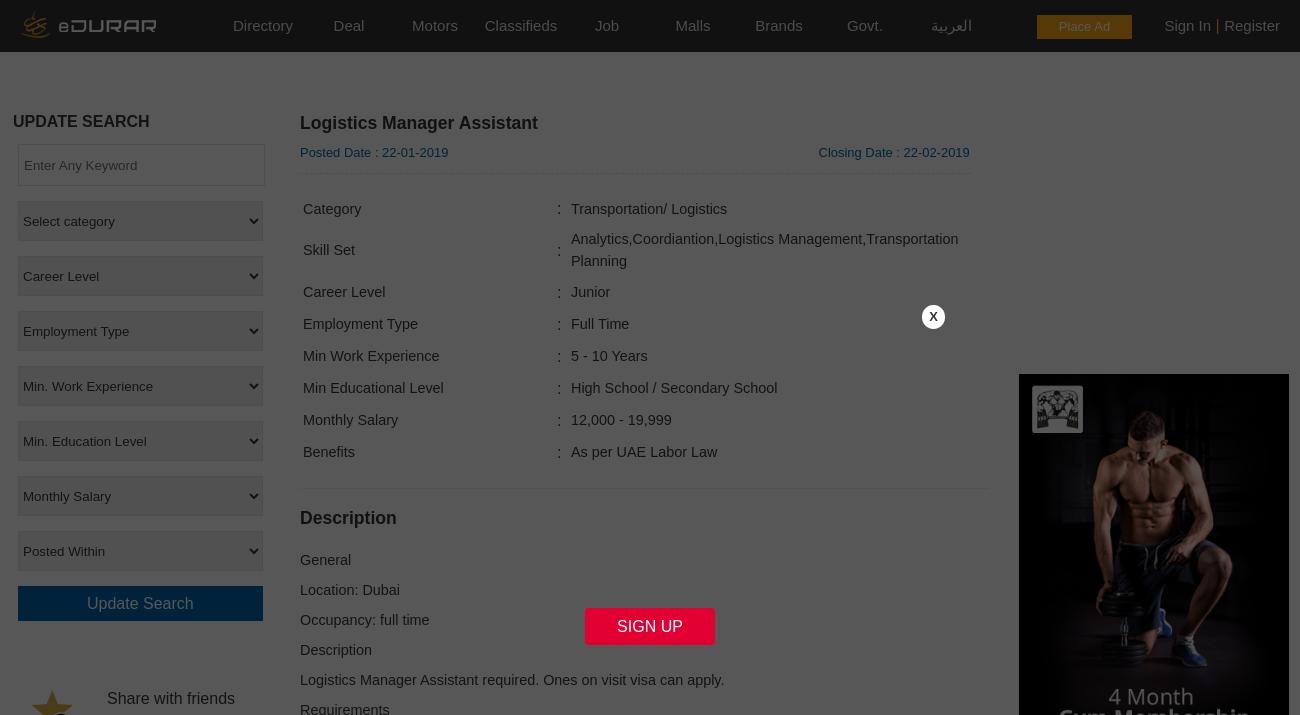 The height and width of the screenshot is (715, 1300). I want to click on '|', so click(1209, 25).